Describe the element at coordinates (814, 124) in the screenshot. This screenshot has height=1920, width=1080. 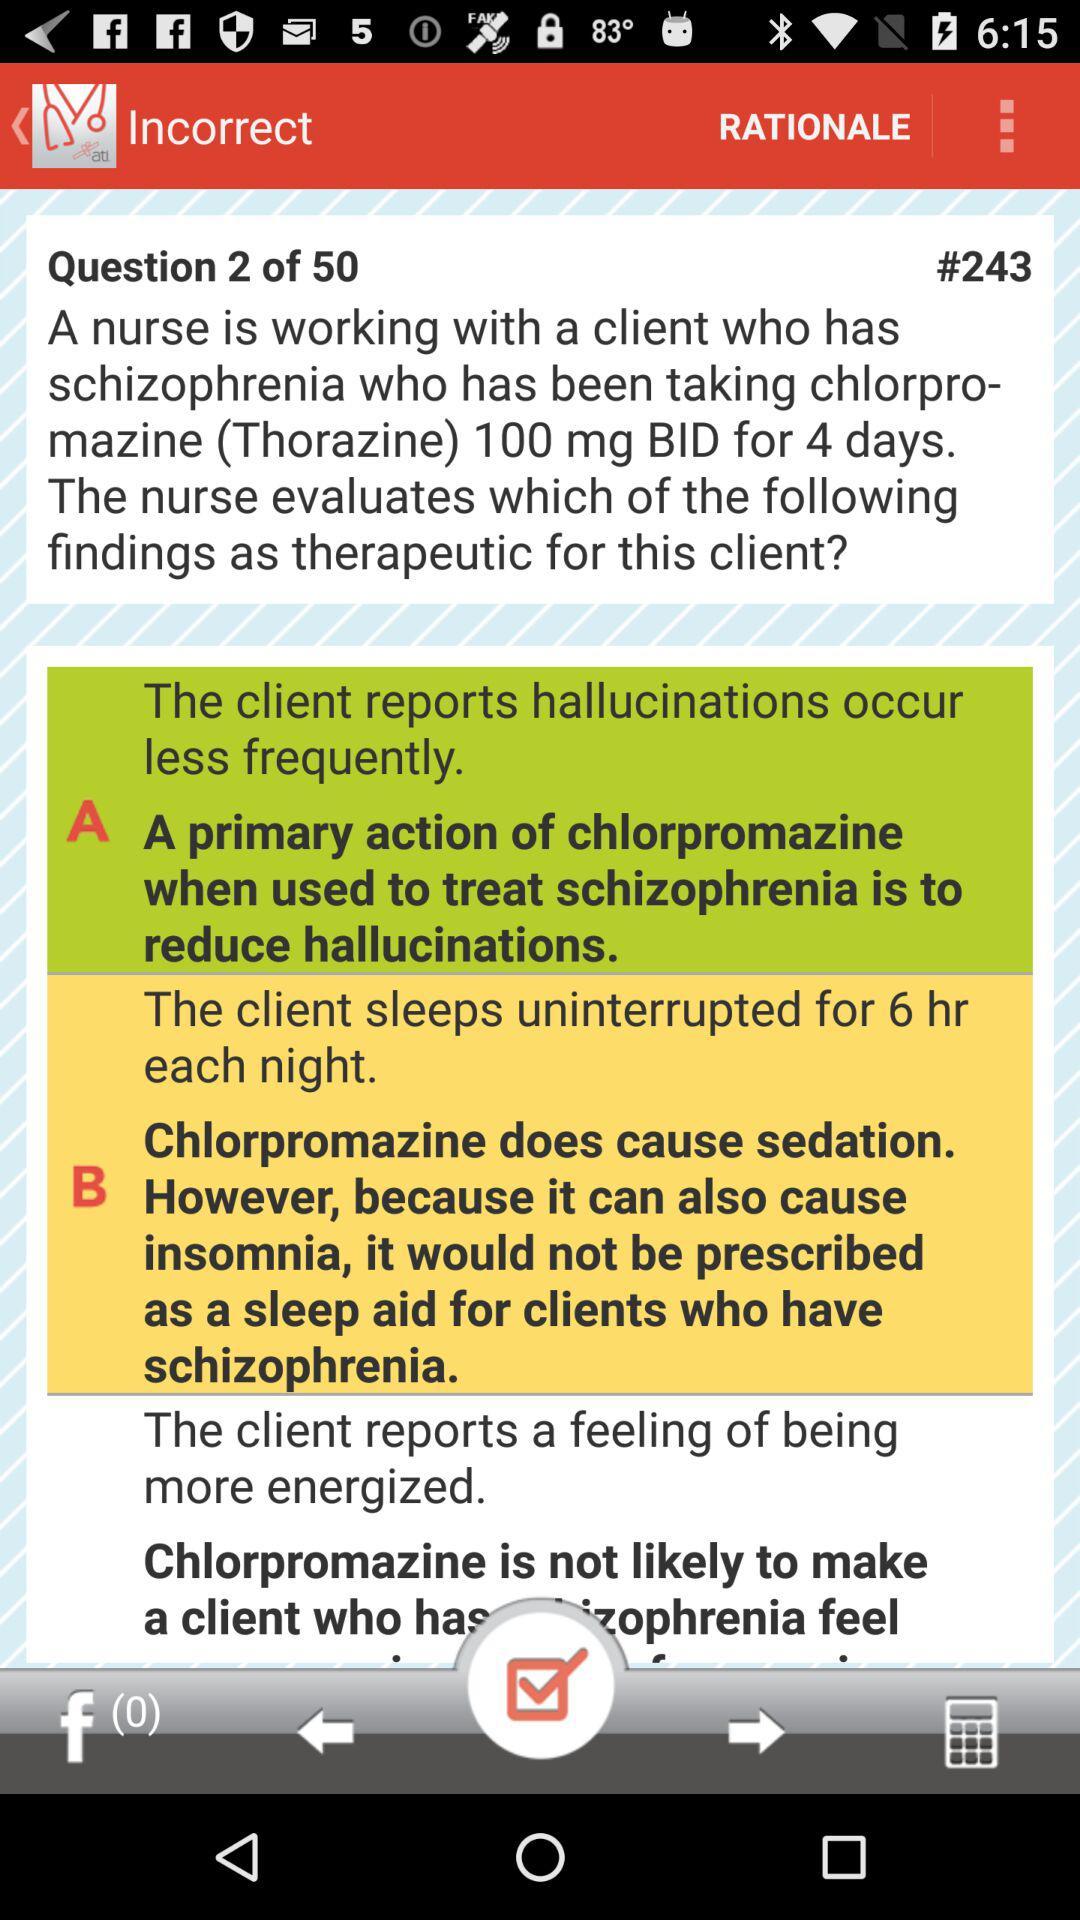
I see `rationale icon` at that location.